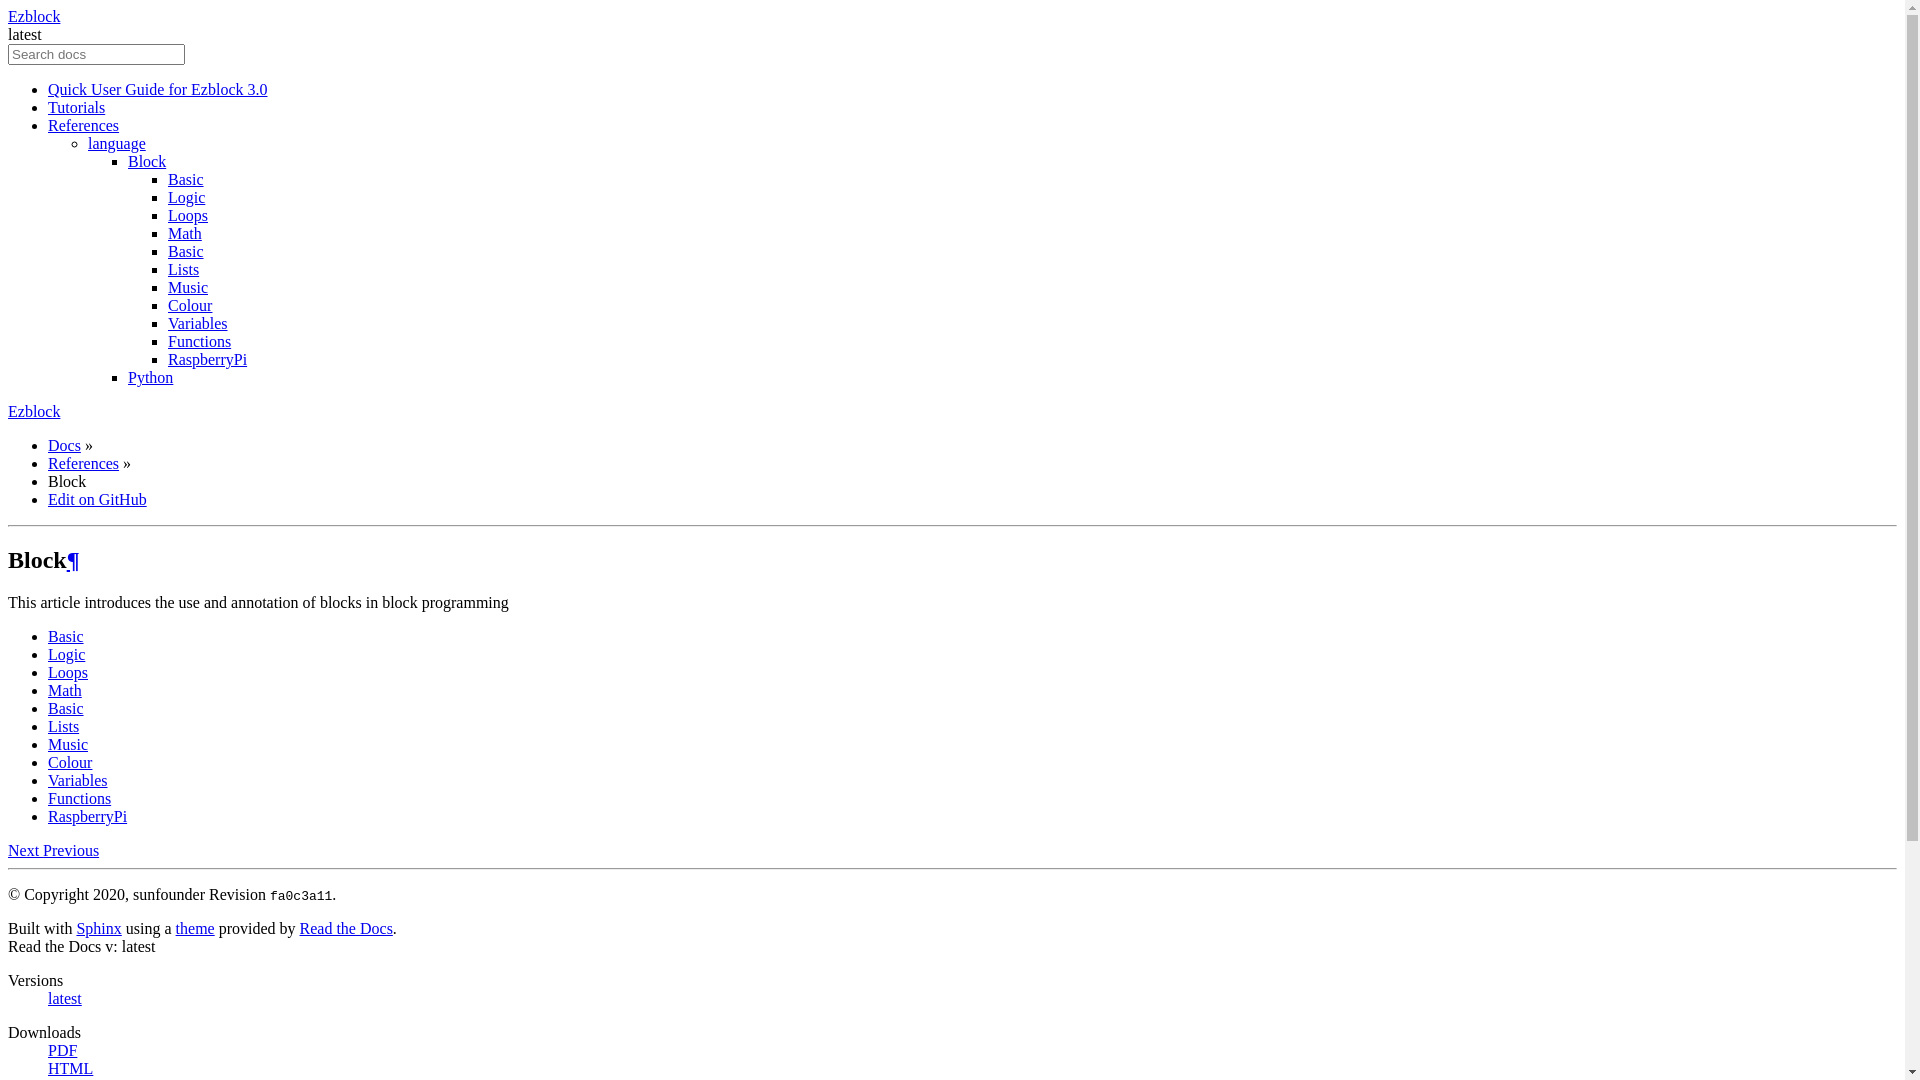 Image resolution: width=1920 pixels, height=1080 pixels. What do you see at coordinates (33, 410) in the screenshot?
I see `'Ezblock'` at bounding box center [33, 410].